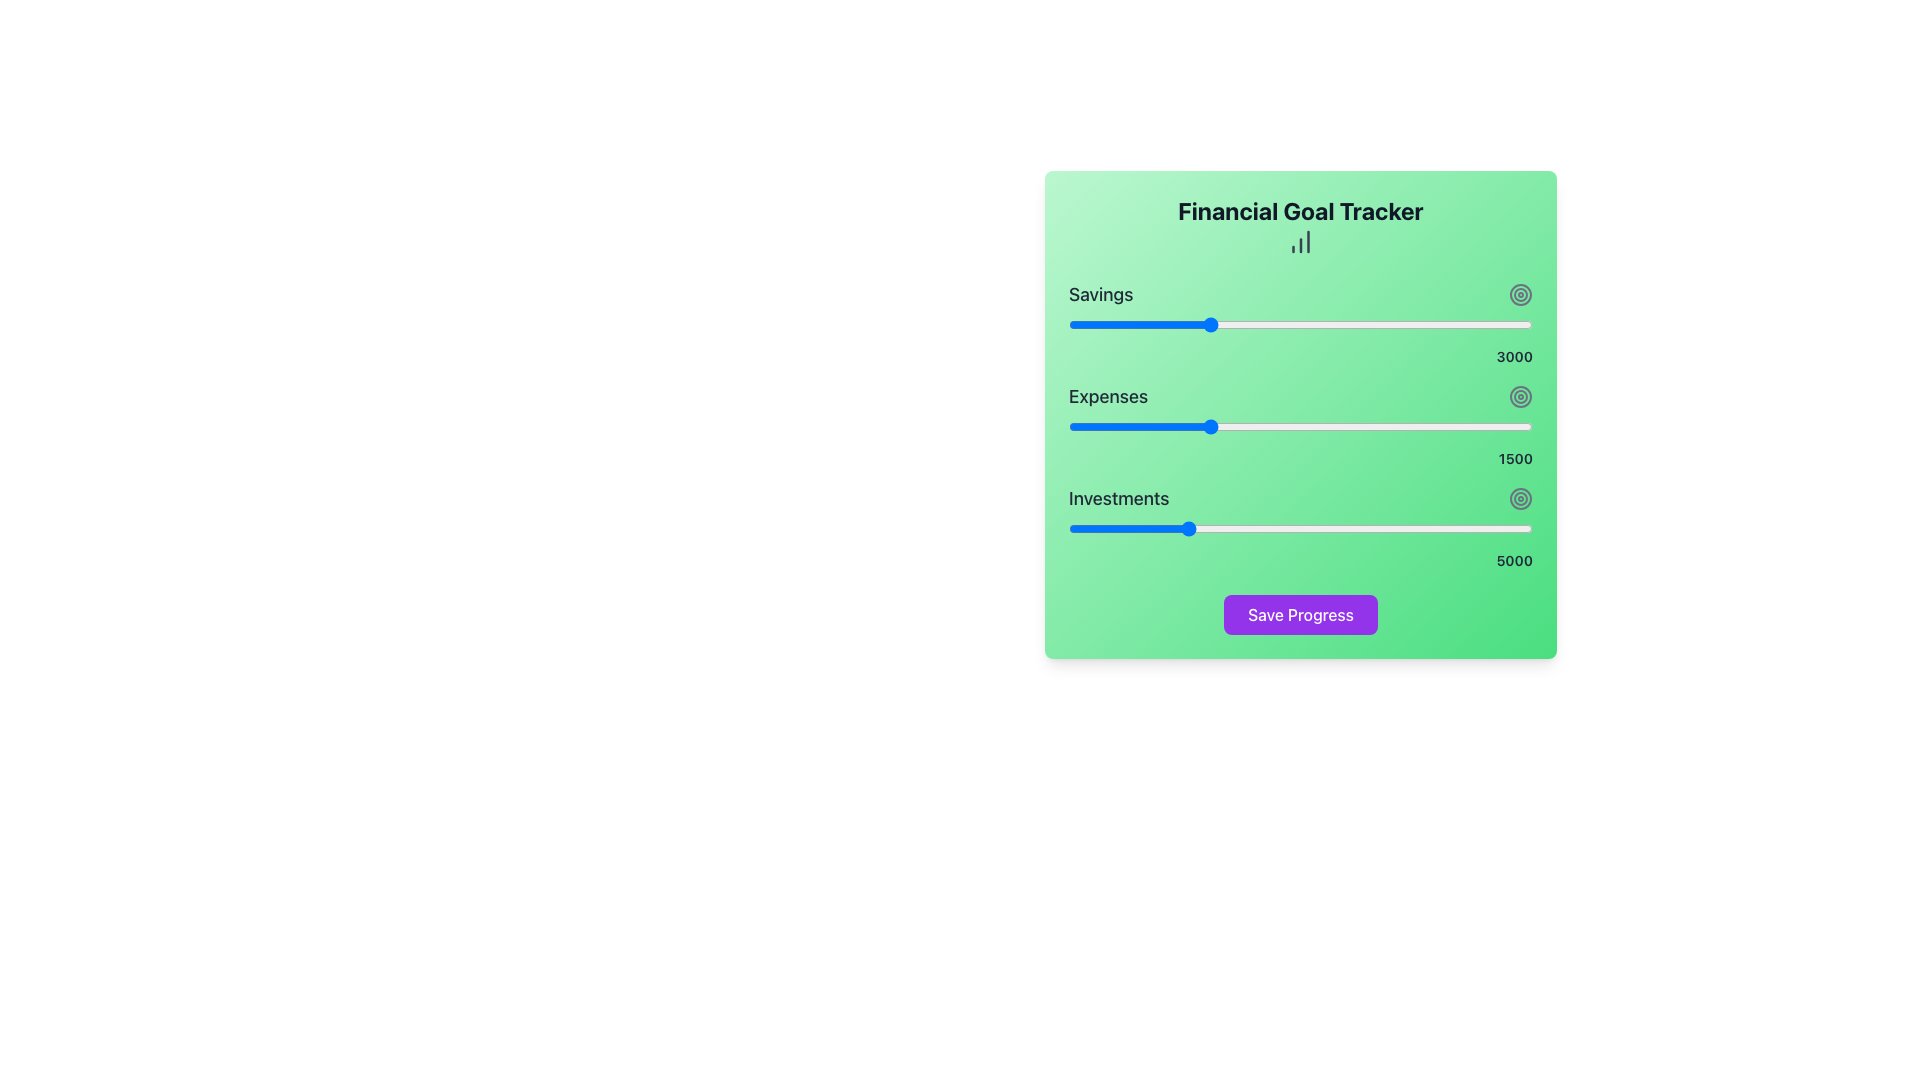 The image size is (1920, 1080). What do you see at coordinates (1364, 323) in the screenshot?
I see `the savings value` at bounding box center [1364, 323].